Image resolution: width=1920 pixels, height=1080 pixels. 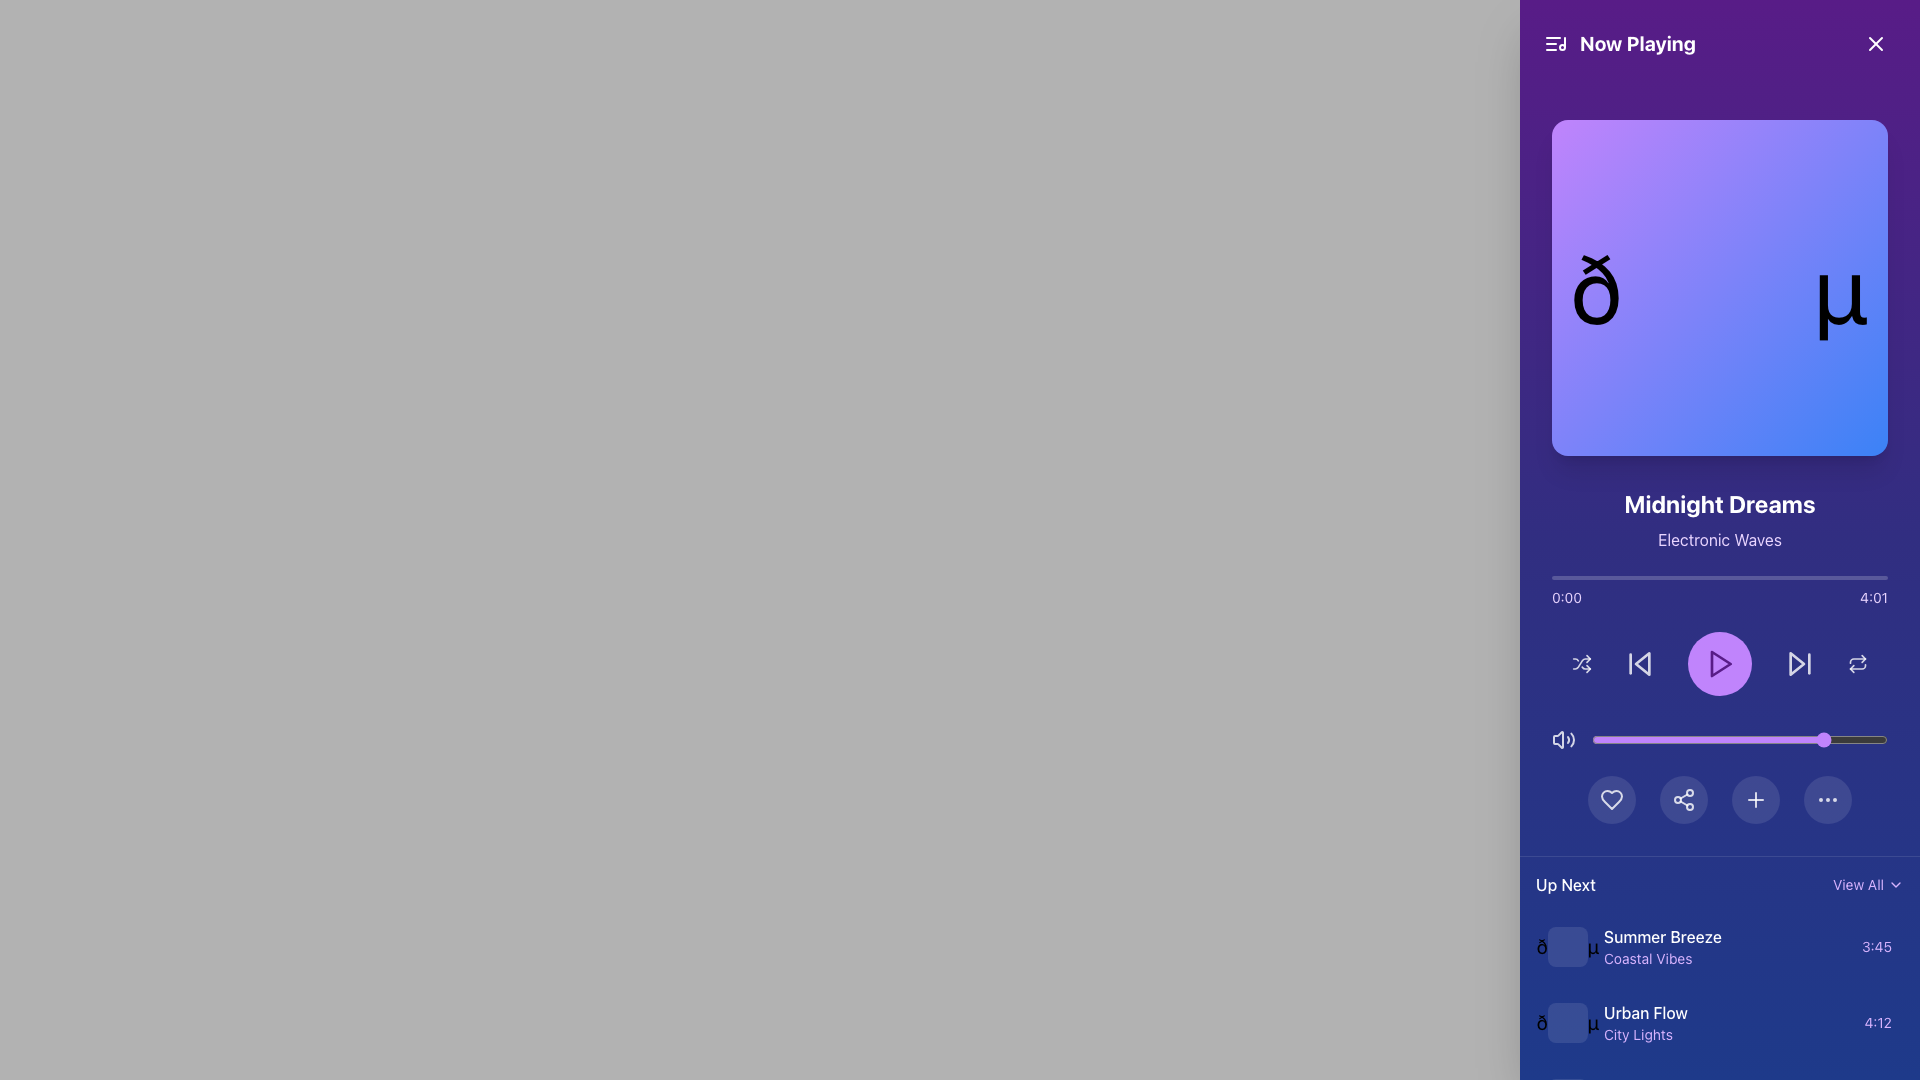 I want to click on the button with an icon depicting two connected nodes within a circular border, located centrally in the bottom tray of the interface, second from the left, so click(x=1683, y=798).